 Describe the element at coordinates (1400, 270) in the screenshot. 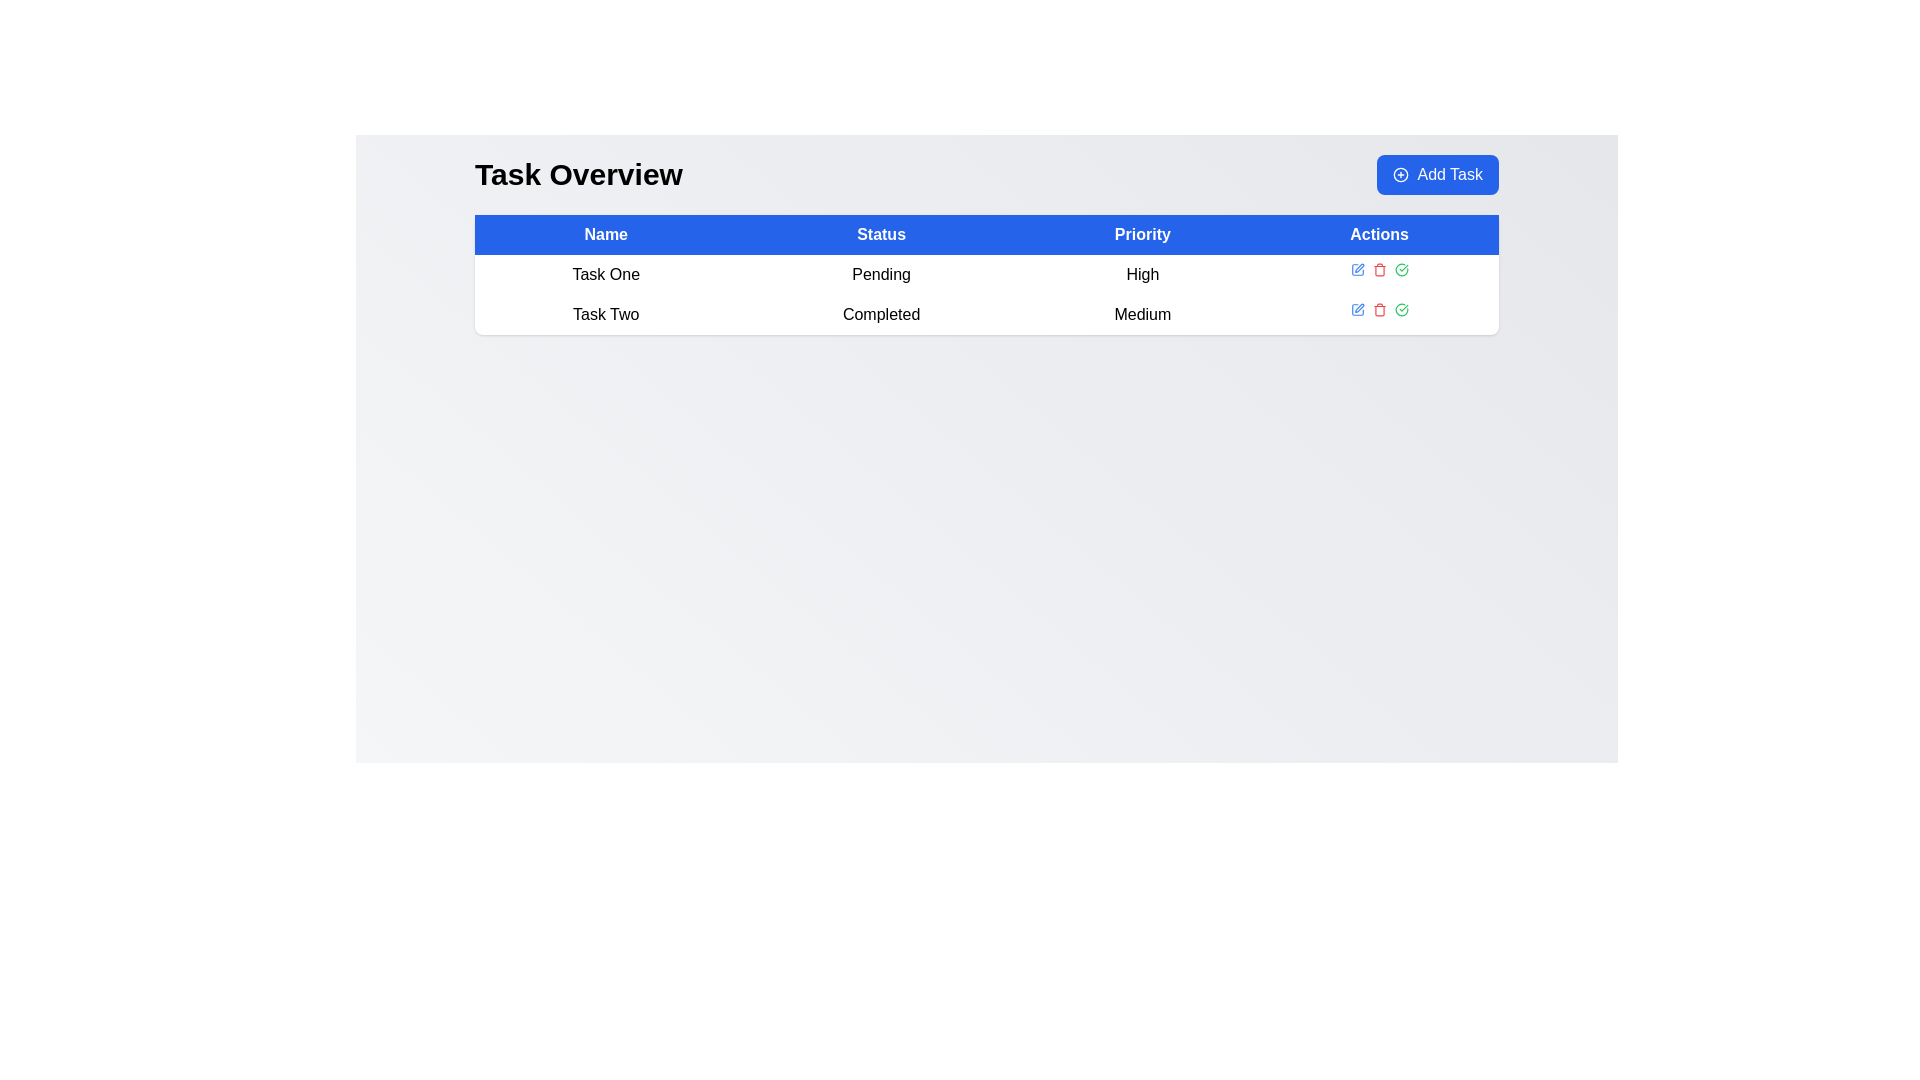

I see `the confirmation icon button located at the rightmost position in the 'Actions' column of the 'Task Two' row` at that location.